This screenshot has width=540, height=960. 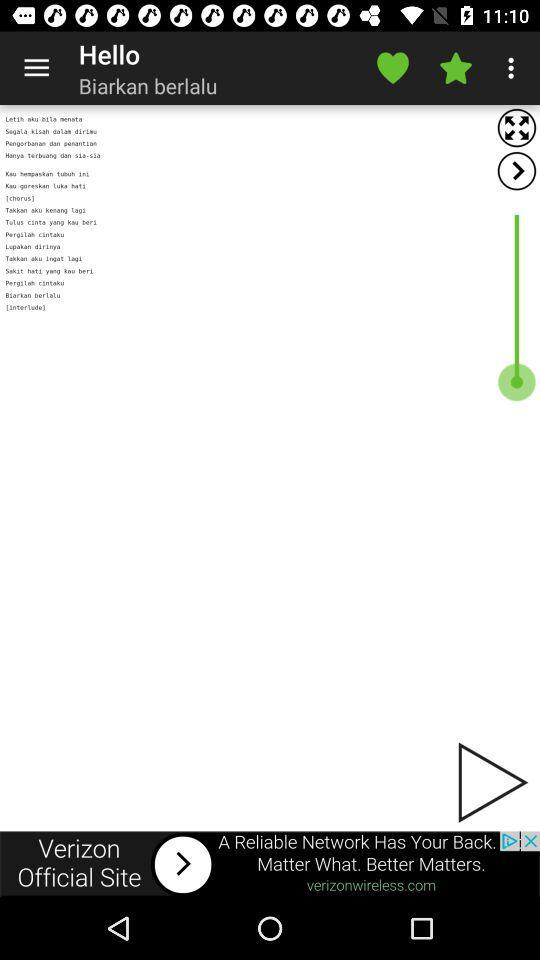 What do you see at coordinates (516, 170) in the screenshot?
I see `the arrow_forward icon` at bounding box center [516, 170].